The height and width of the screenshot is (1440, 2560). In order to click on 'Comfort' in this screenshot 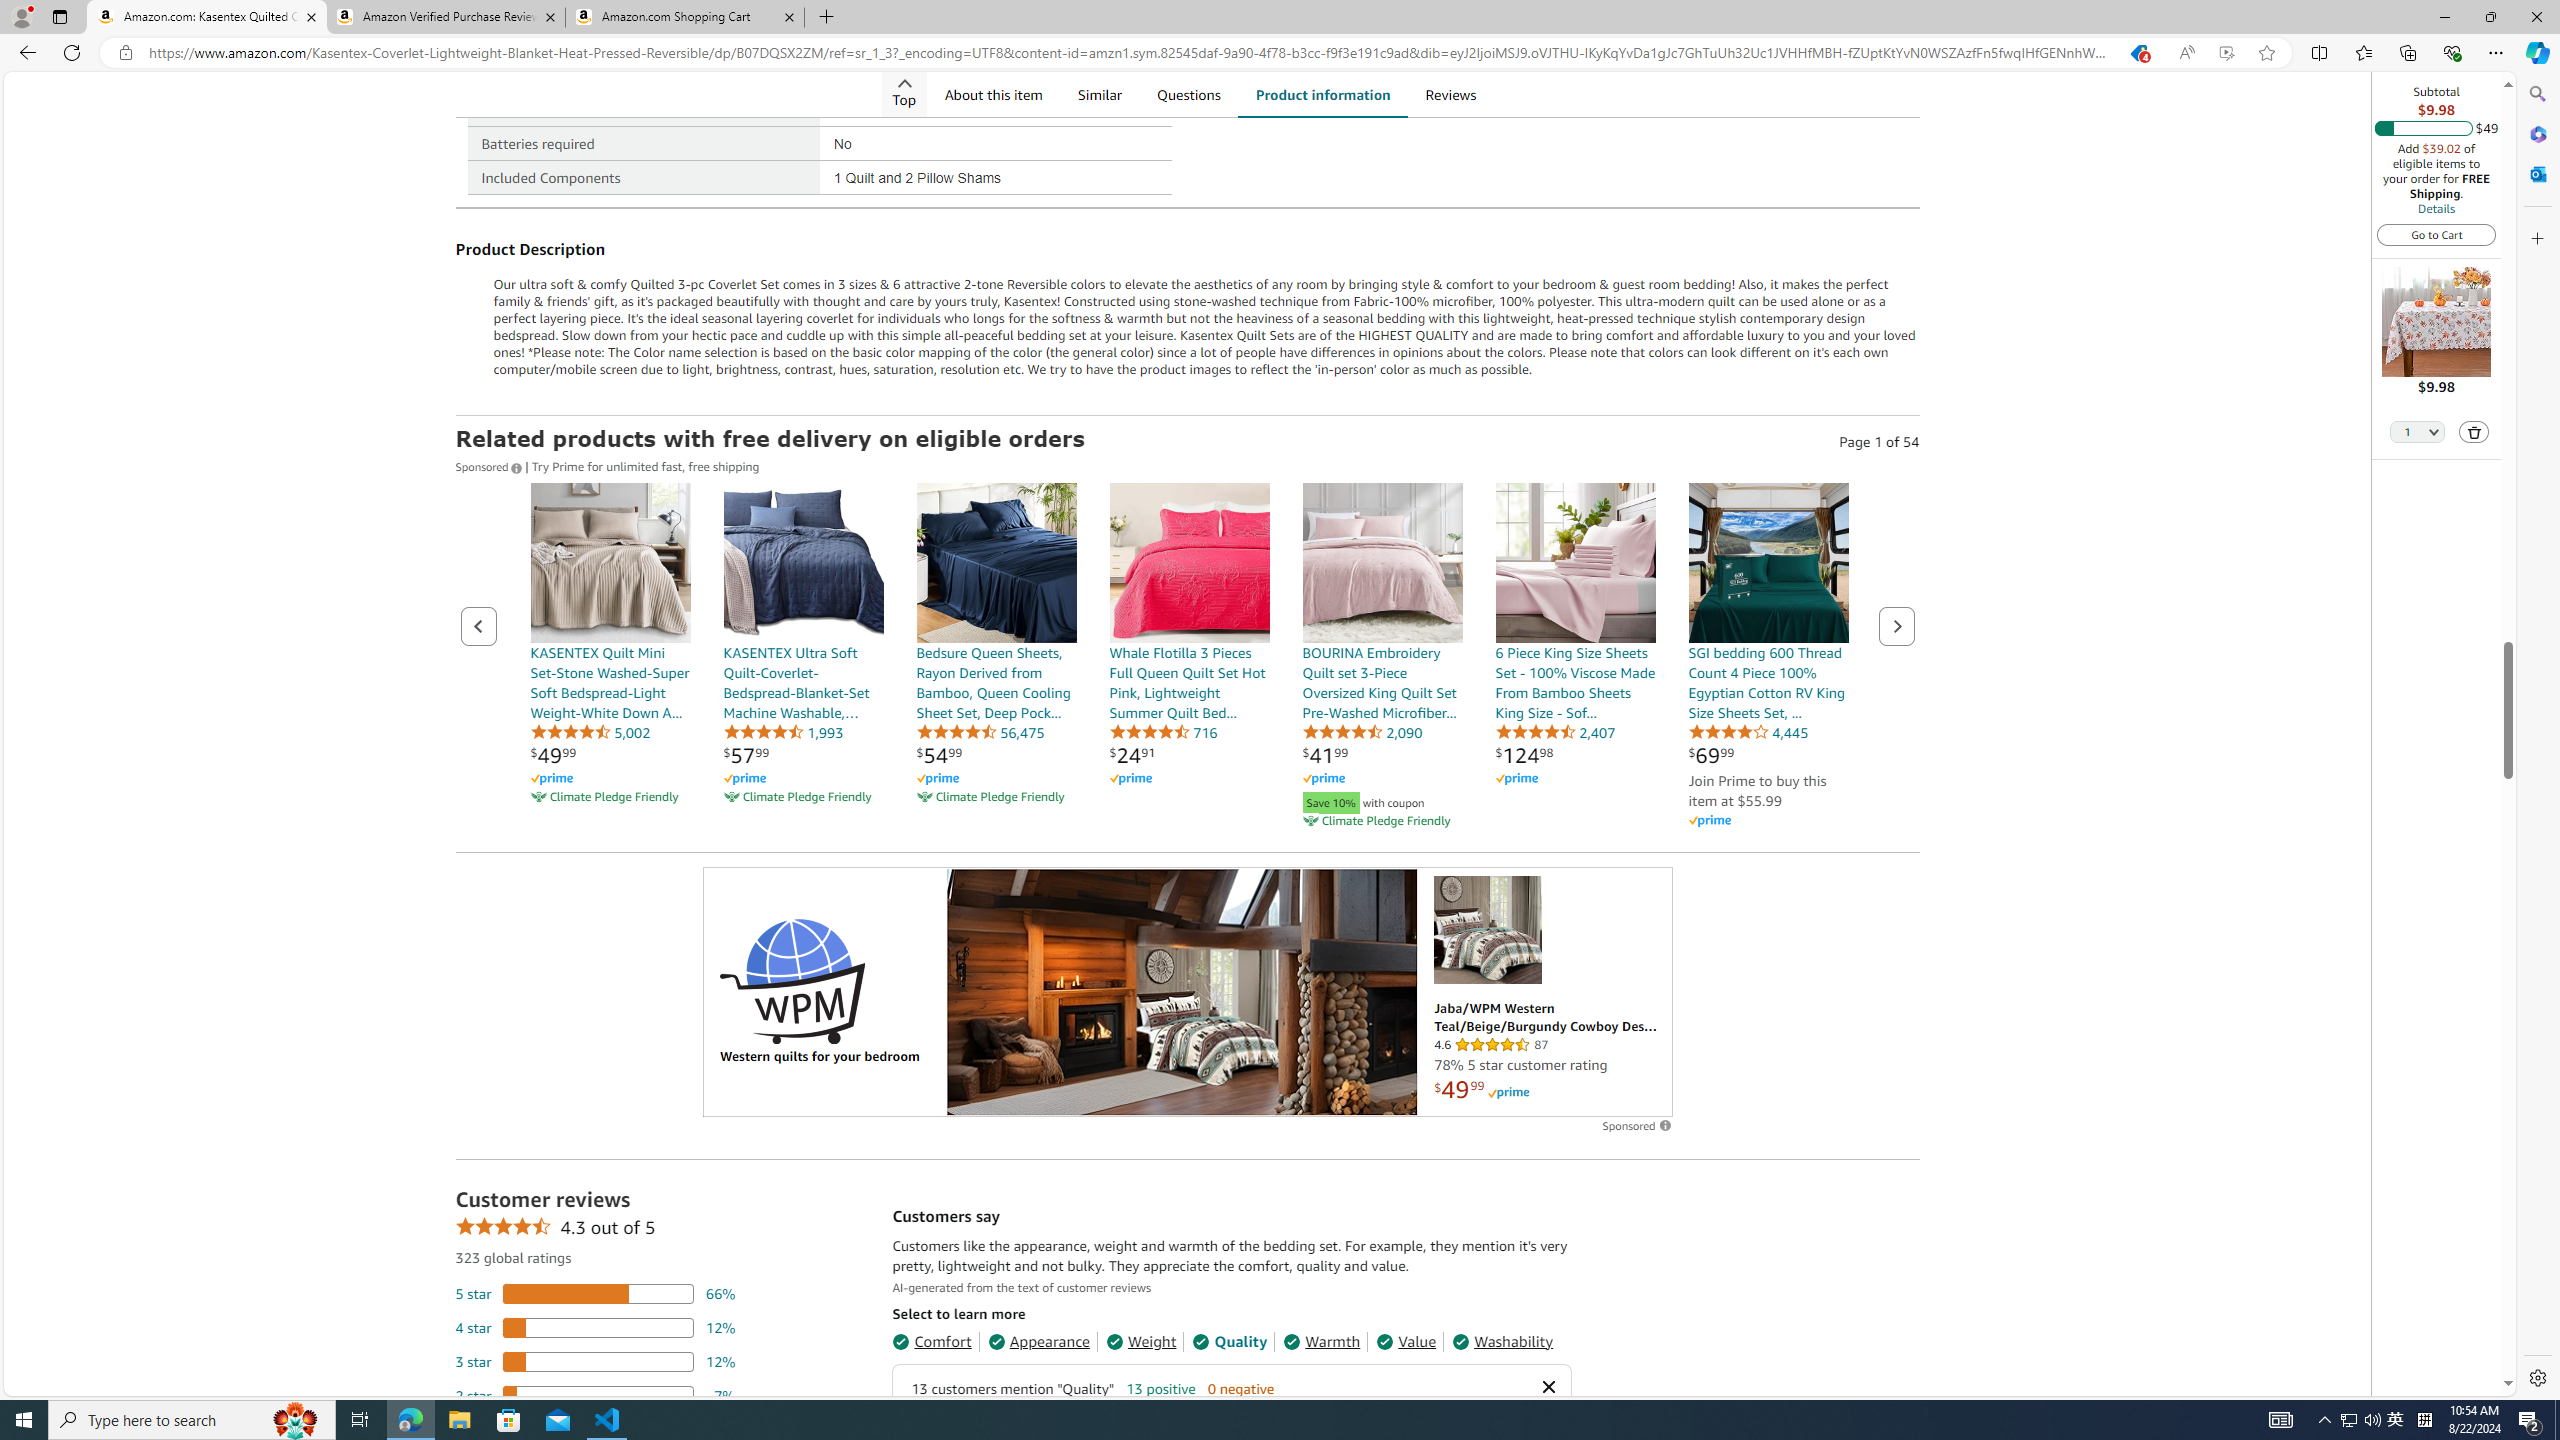, I will do `click(930, 1340)`.